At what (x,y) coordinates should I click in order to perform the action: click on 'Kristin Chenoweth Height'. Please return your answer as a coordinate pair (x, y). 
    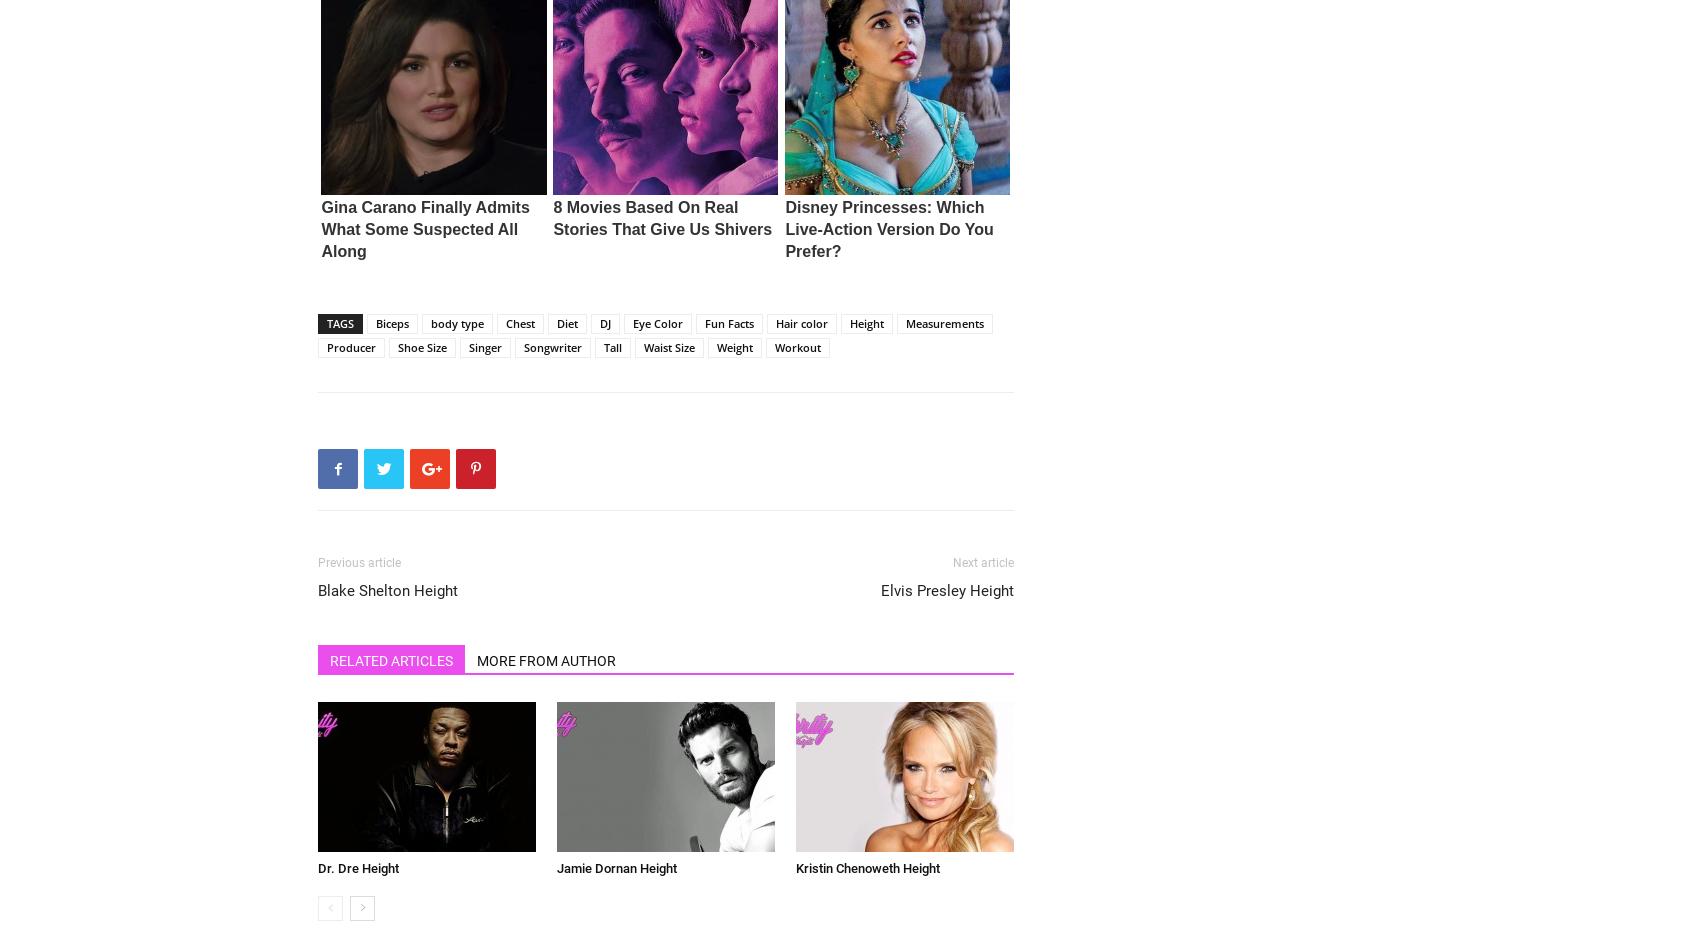
    Looking at the image, I should click on (868, 867).